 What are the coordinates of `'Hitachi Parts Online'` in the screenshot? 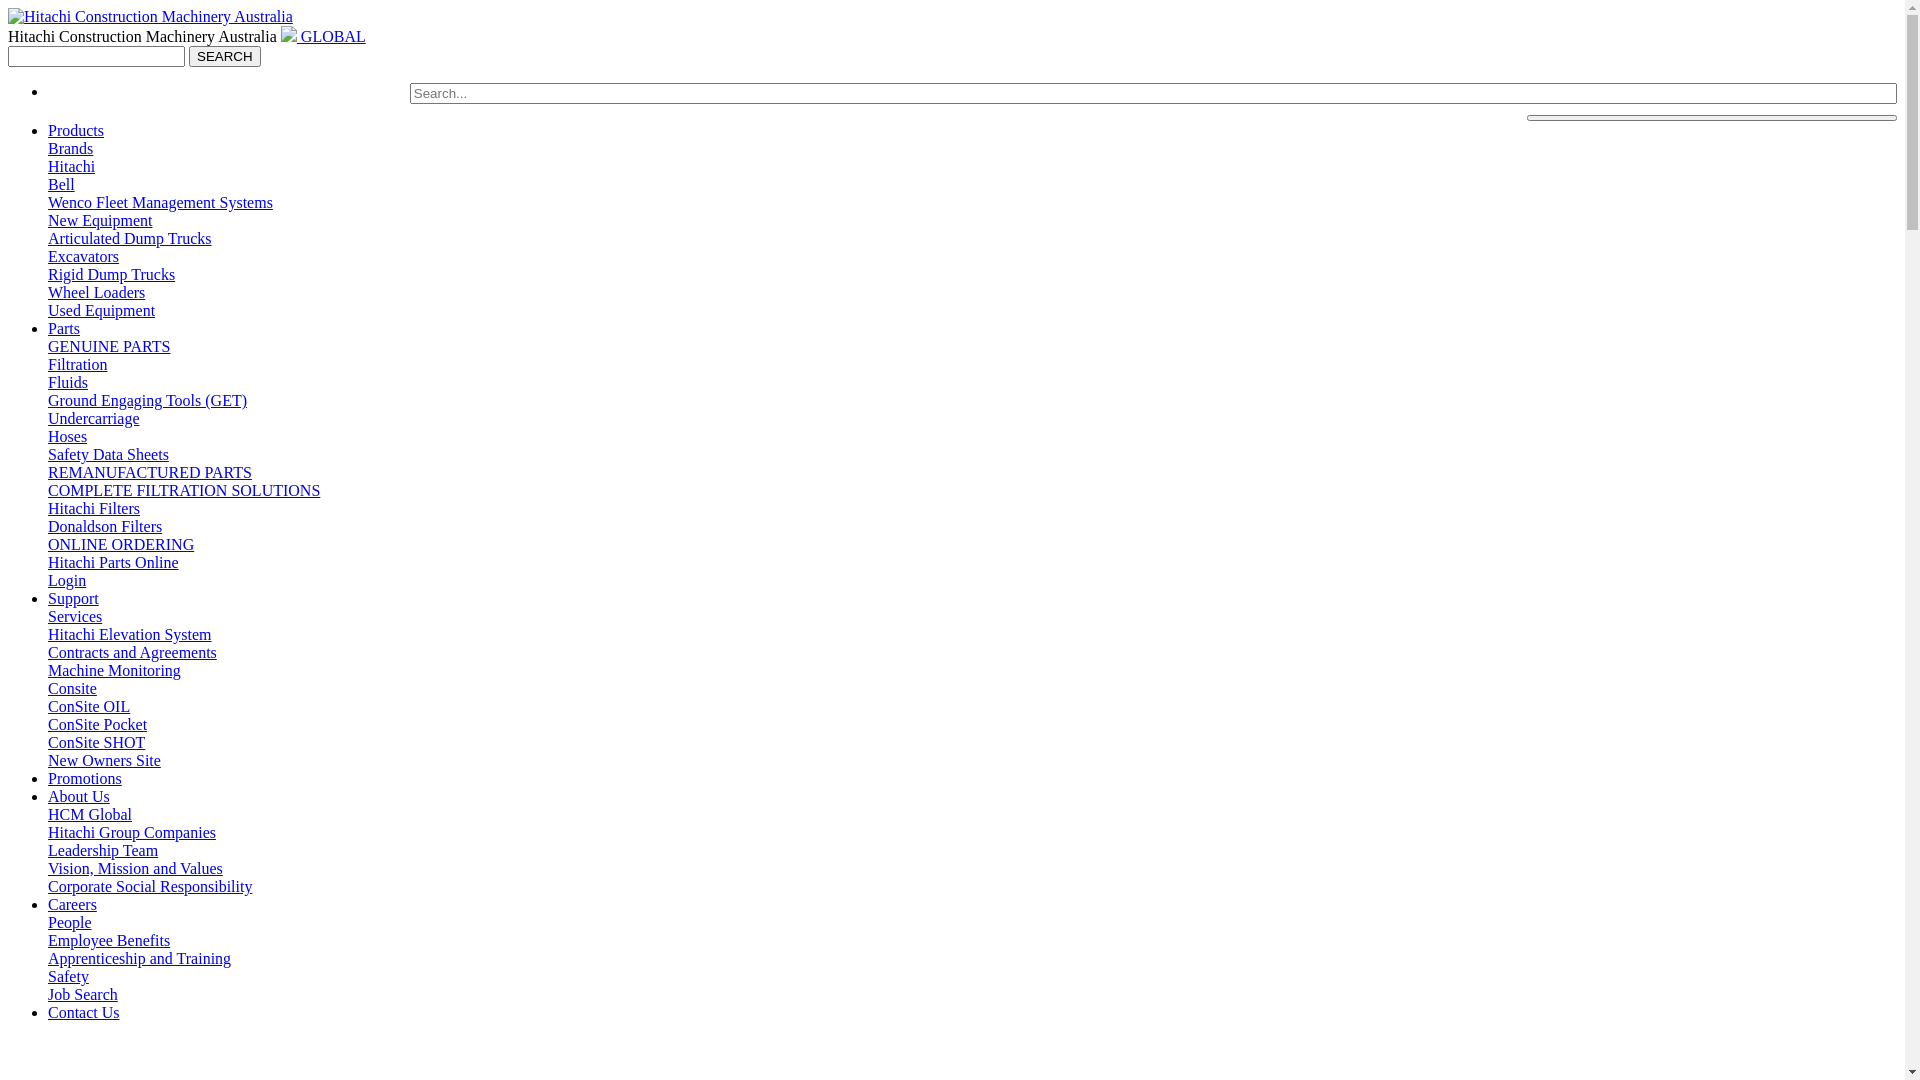 It's located at (48, 562).